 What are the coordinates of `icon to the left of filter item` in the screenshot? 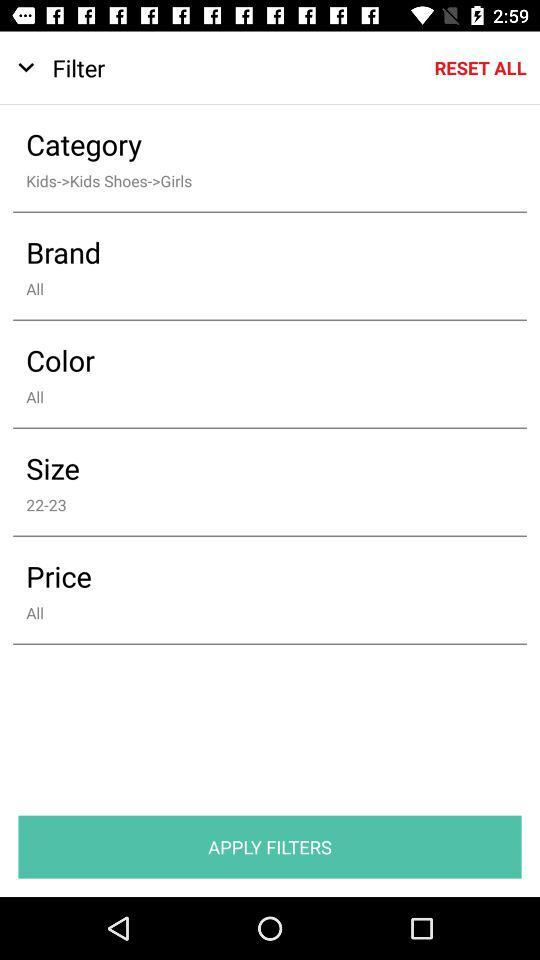 It's located at (25, 67).